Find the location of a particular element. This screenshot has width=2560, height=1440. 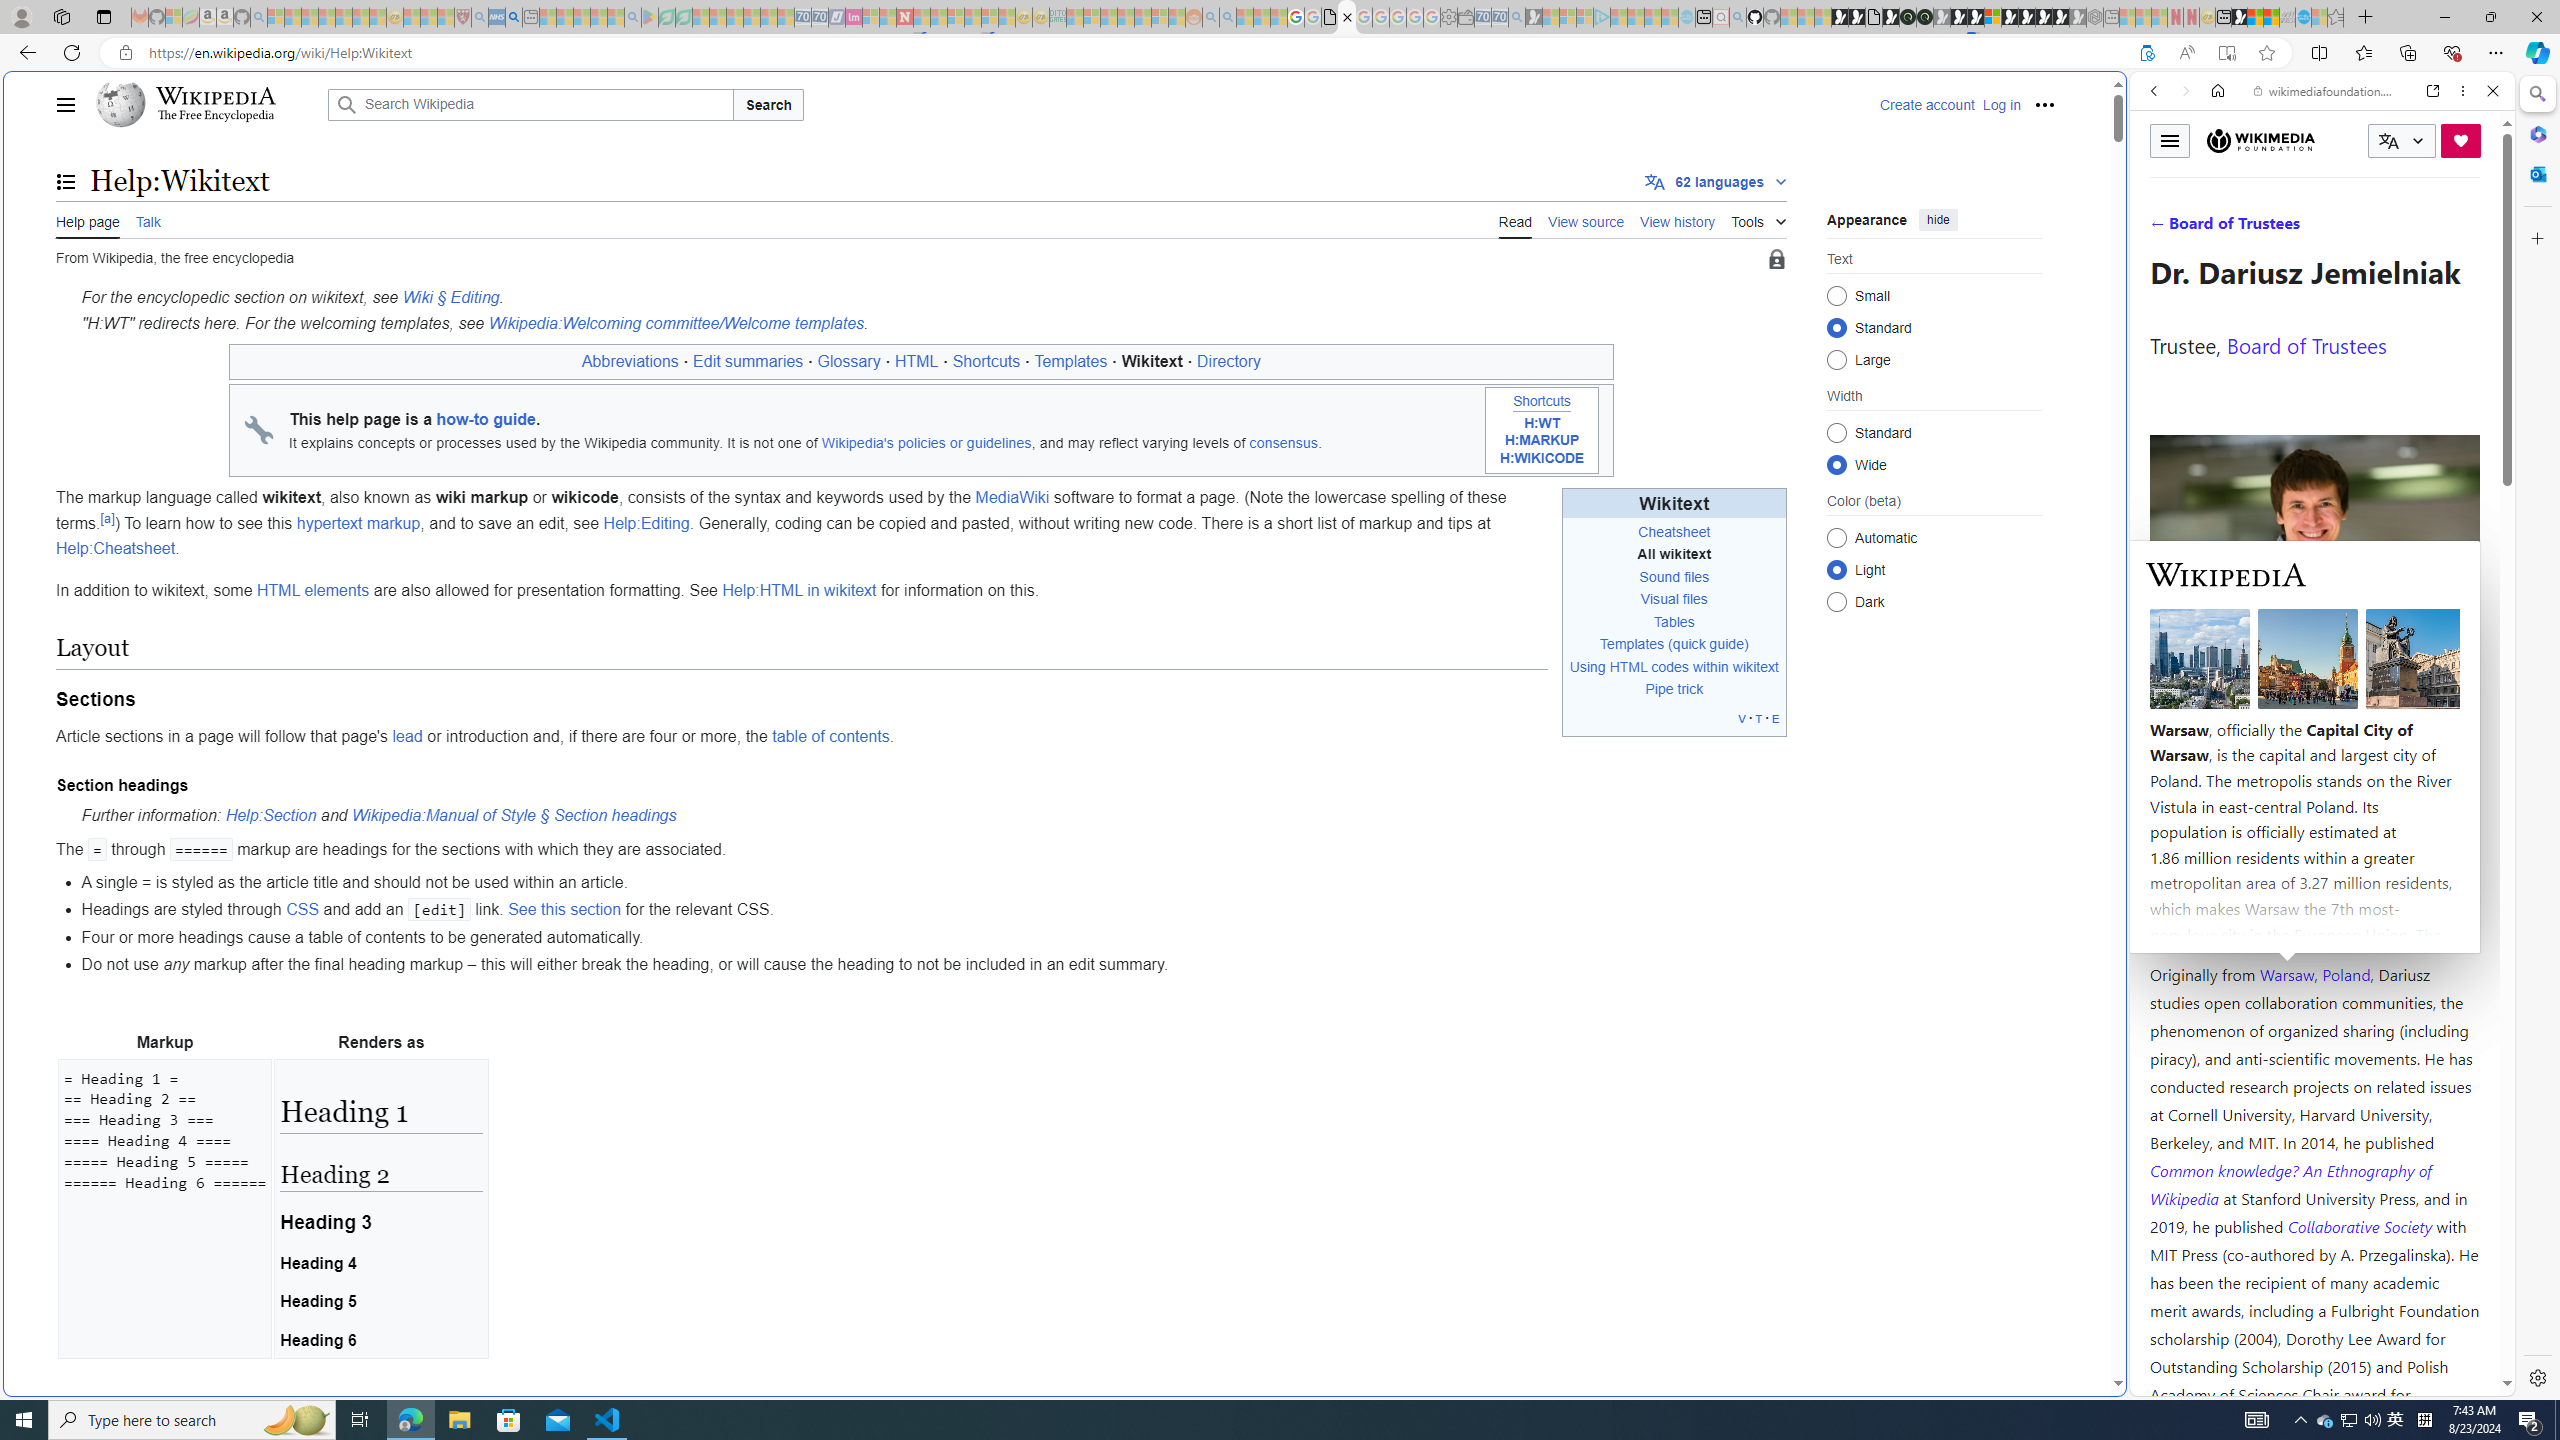

'Jobs - lastminute.com Investor Portal - Sleeping' is located at coordinates (852, 16).